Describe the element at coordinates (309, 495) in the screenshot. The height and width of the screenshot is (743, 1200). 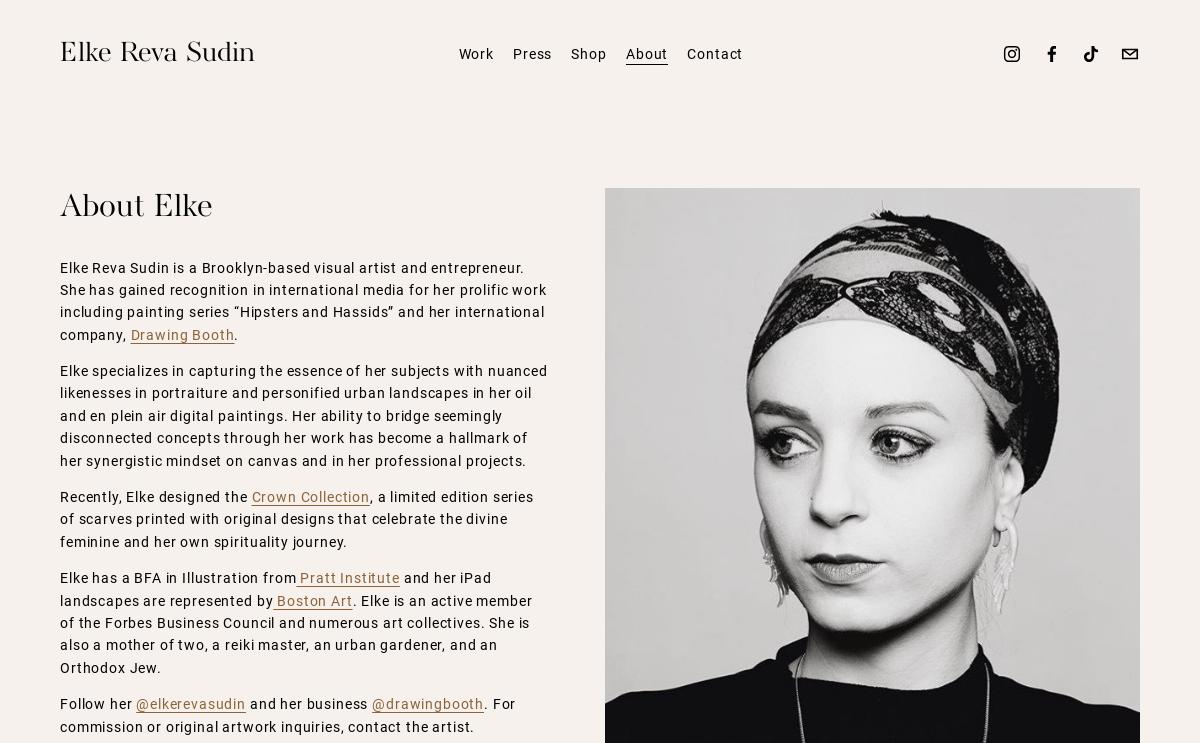
I see `'Crown Collection'` at that location.